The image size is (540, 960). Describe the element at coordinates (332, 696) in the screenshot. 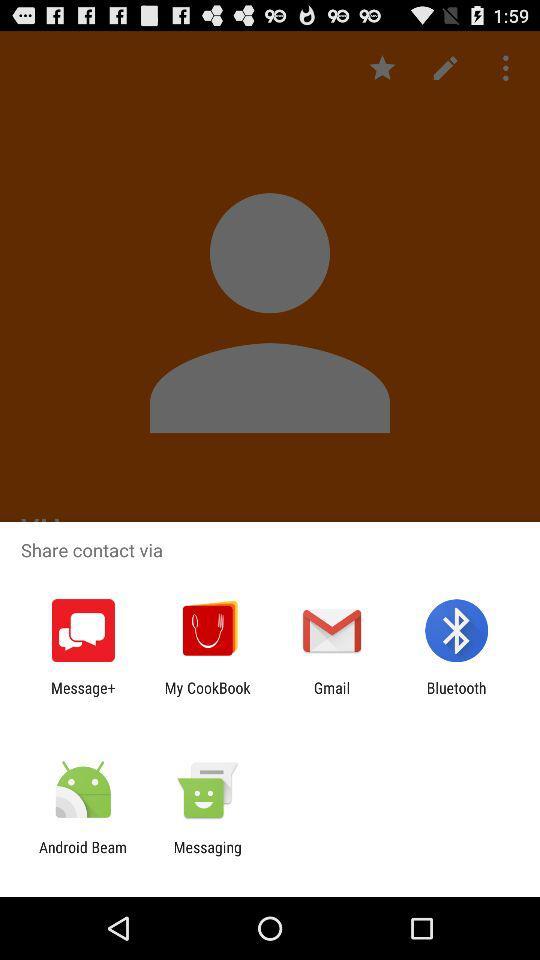

I see `item to the right of my cookbook icon` at that location.